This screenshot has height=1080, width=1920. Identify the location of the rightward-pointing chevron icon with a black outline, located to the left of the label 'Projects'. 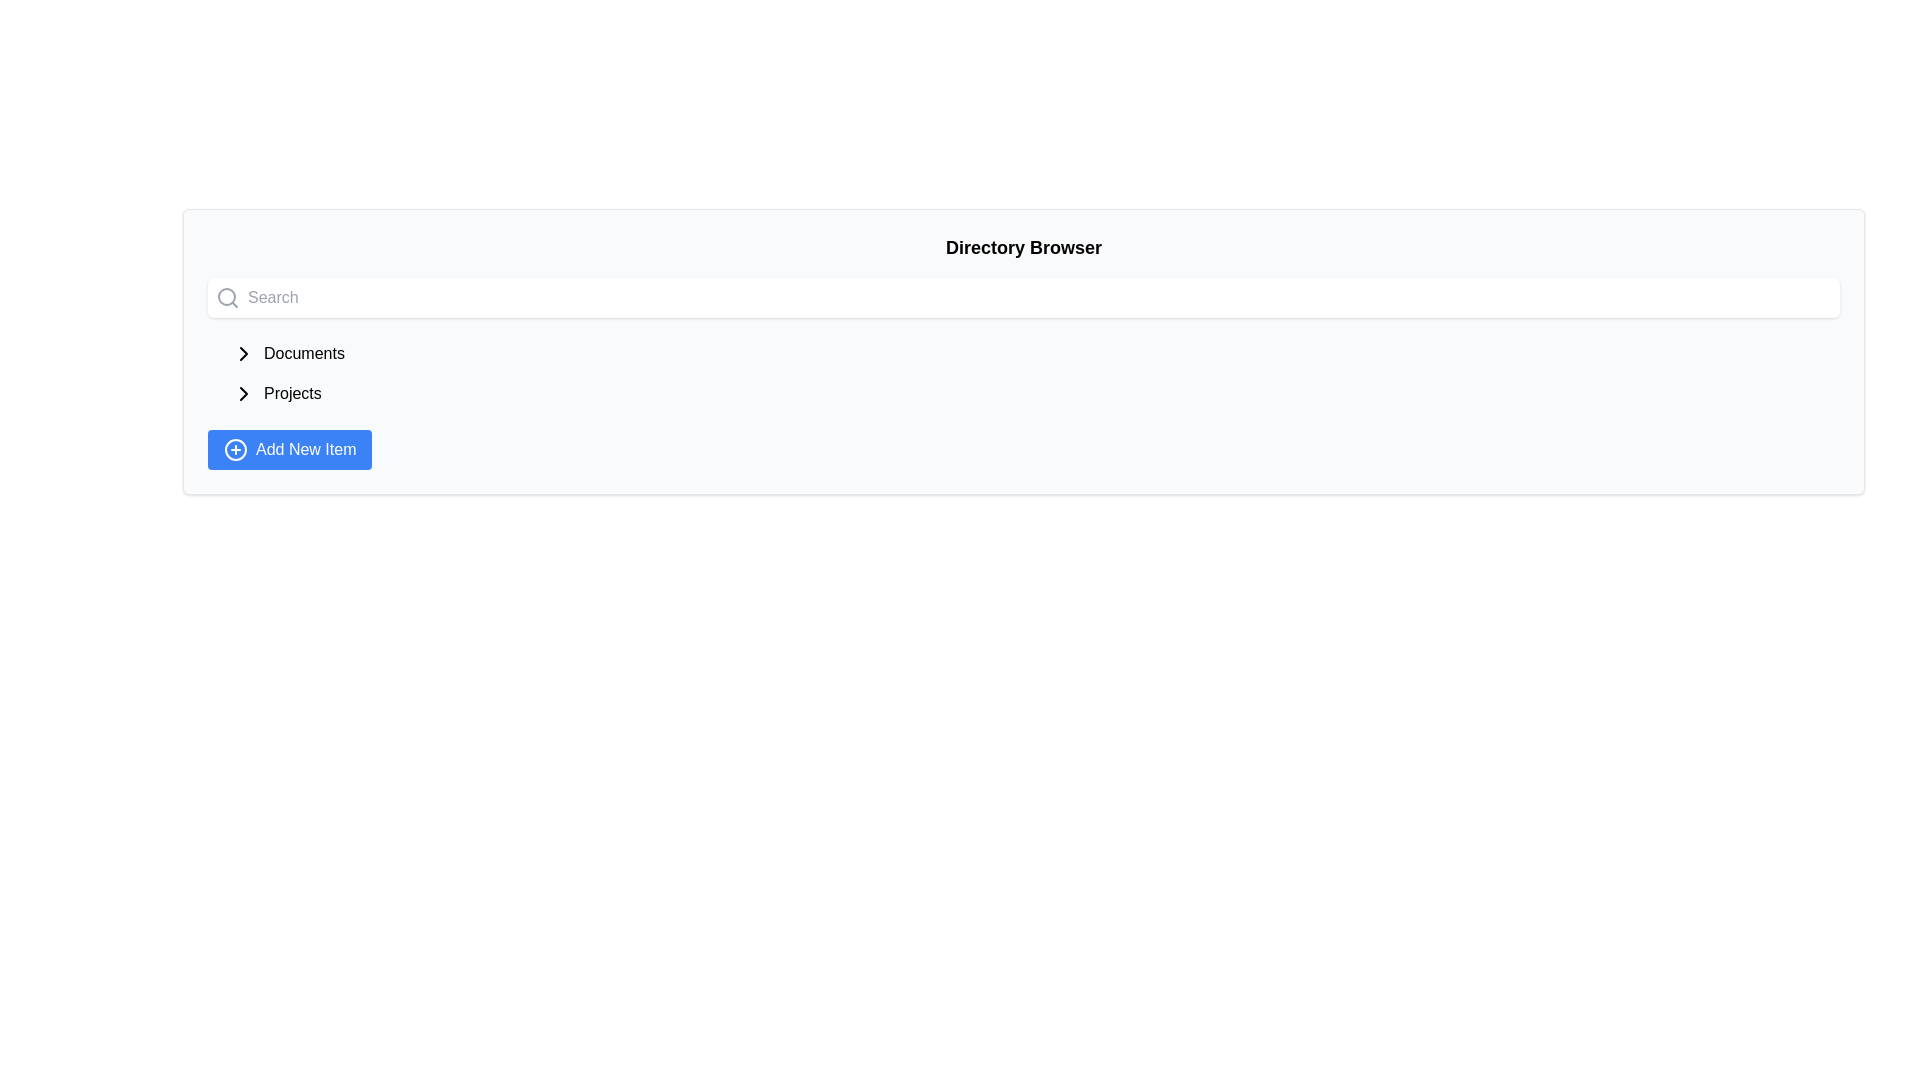
(243, 393).